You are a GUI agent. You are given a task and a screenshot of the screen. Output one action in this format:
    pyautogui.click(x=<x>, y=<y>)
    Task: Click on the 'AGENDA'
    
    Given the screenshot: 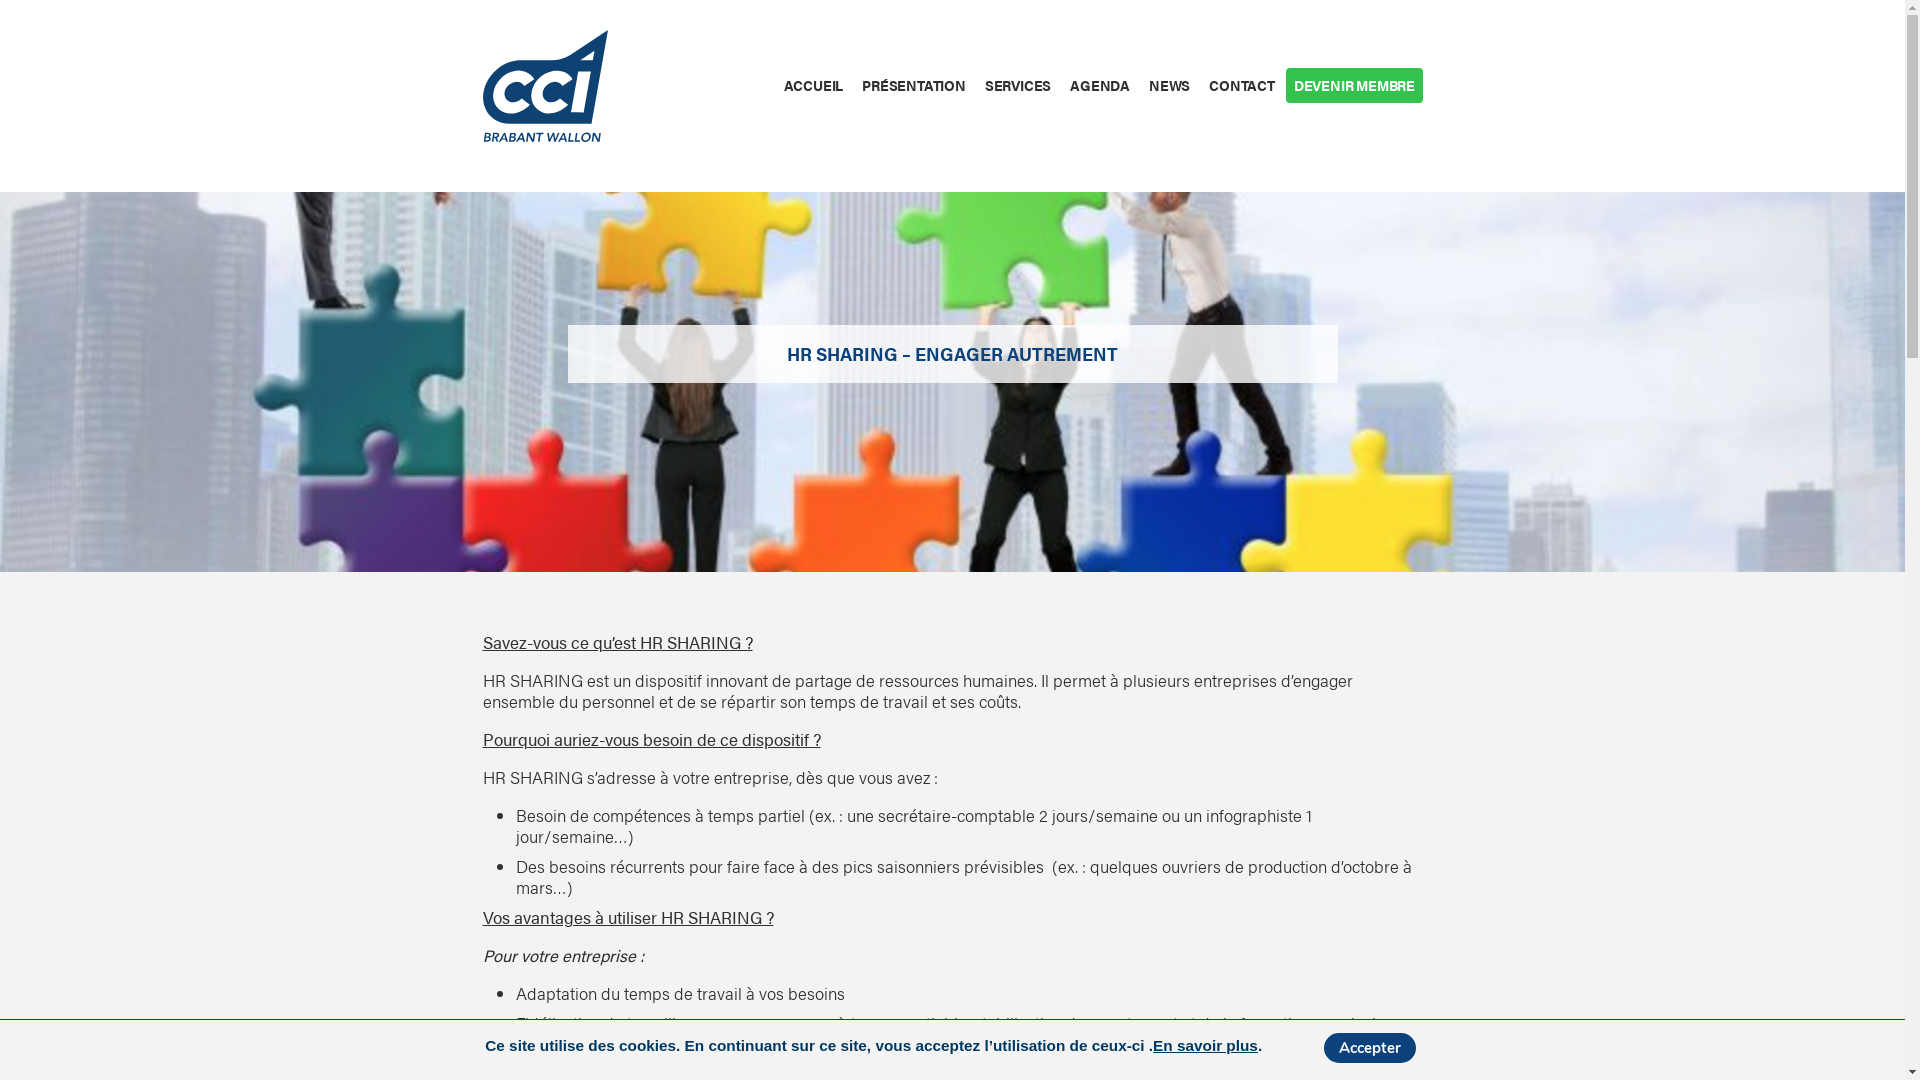 What is the action you would take?
    pyautogui.click(x=1099, y=84)
    